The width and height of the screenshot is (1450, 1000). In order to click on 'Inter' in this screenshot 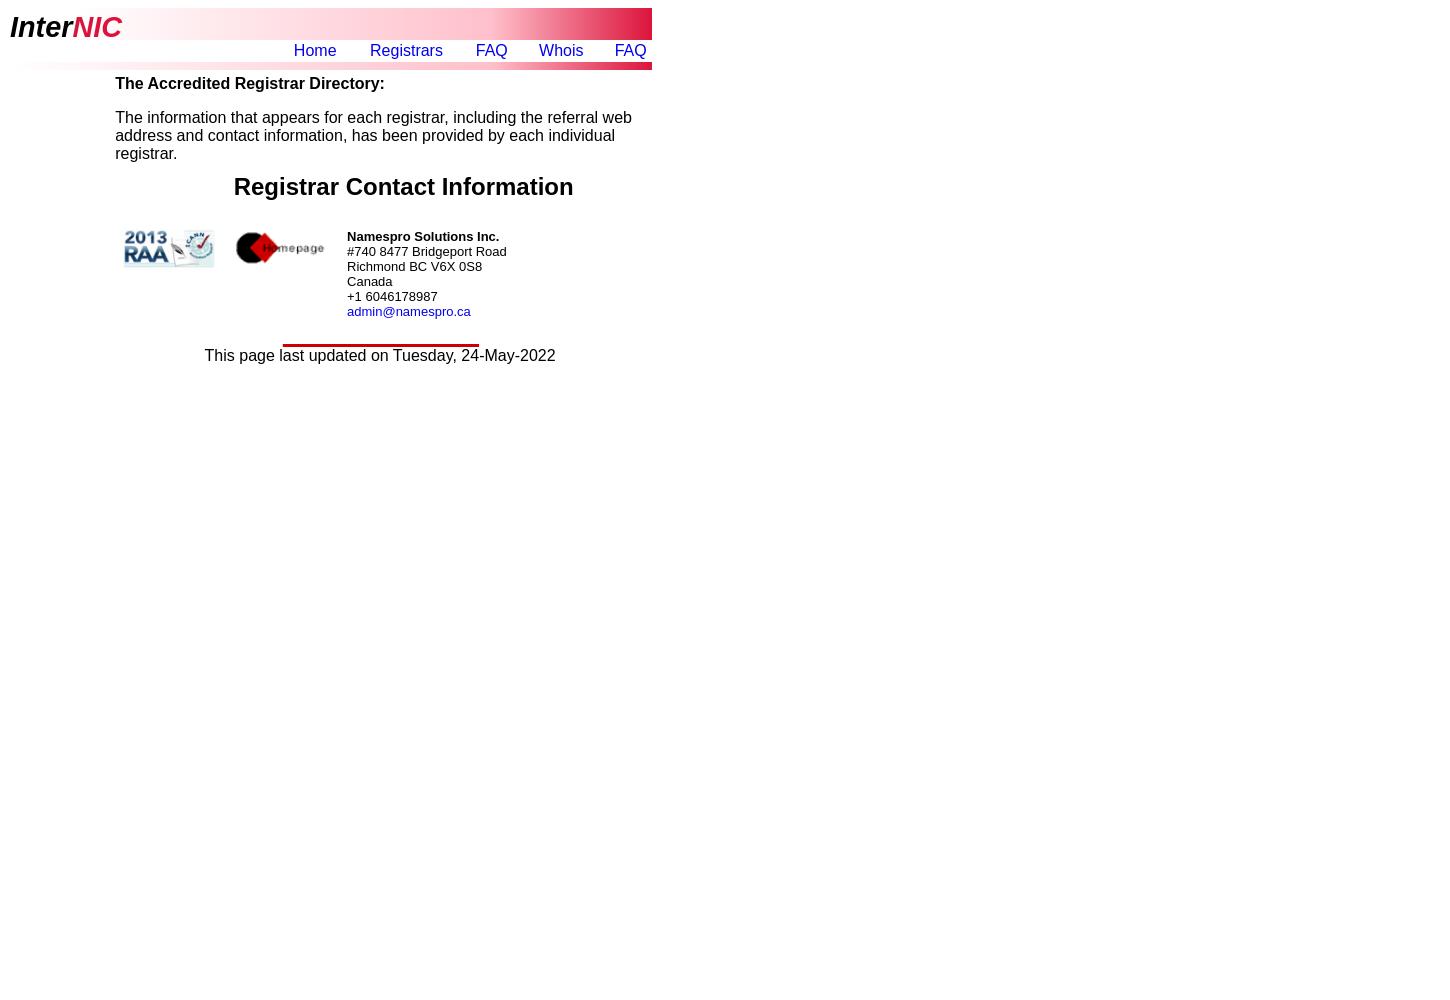, I will do `click(41, 26)`.